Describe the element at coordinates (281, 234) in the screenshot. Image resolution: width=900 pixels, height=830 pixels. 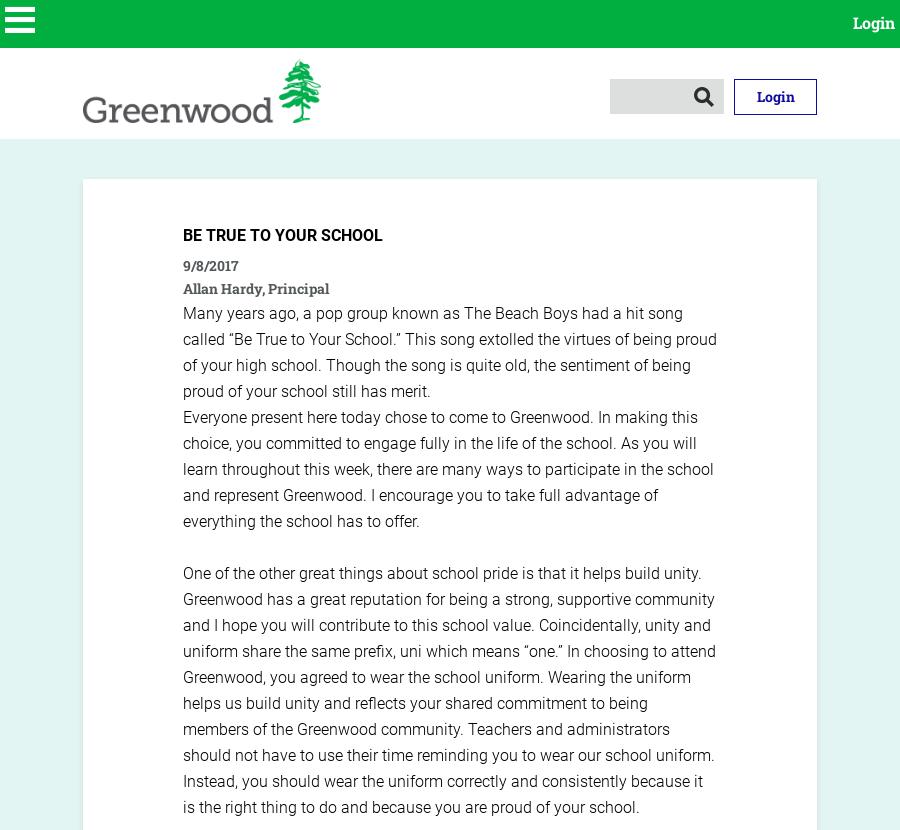
I see `'Be True to Your School'` at that location.